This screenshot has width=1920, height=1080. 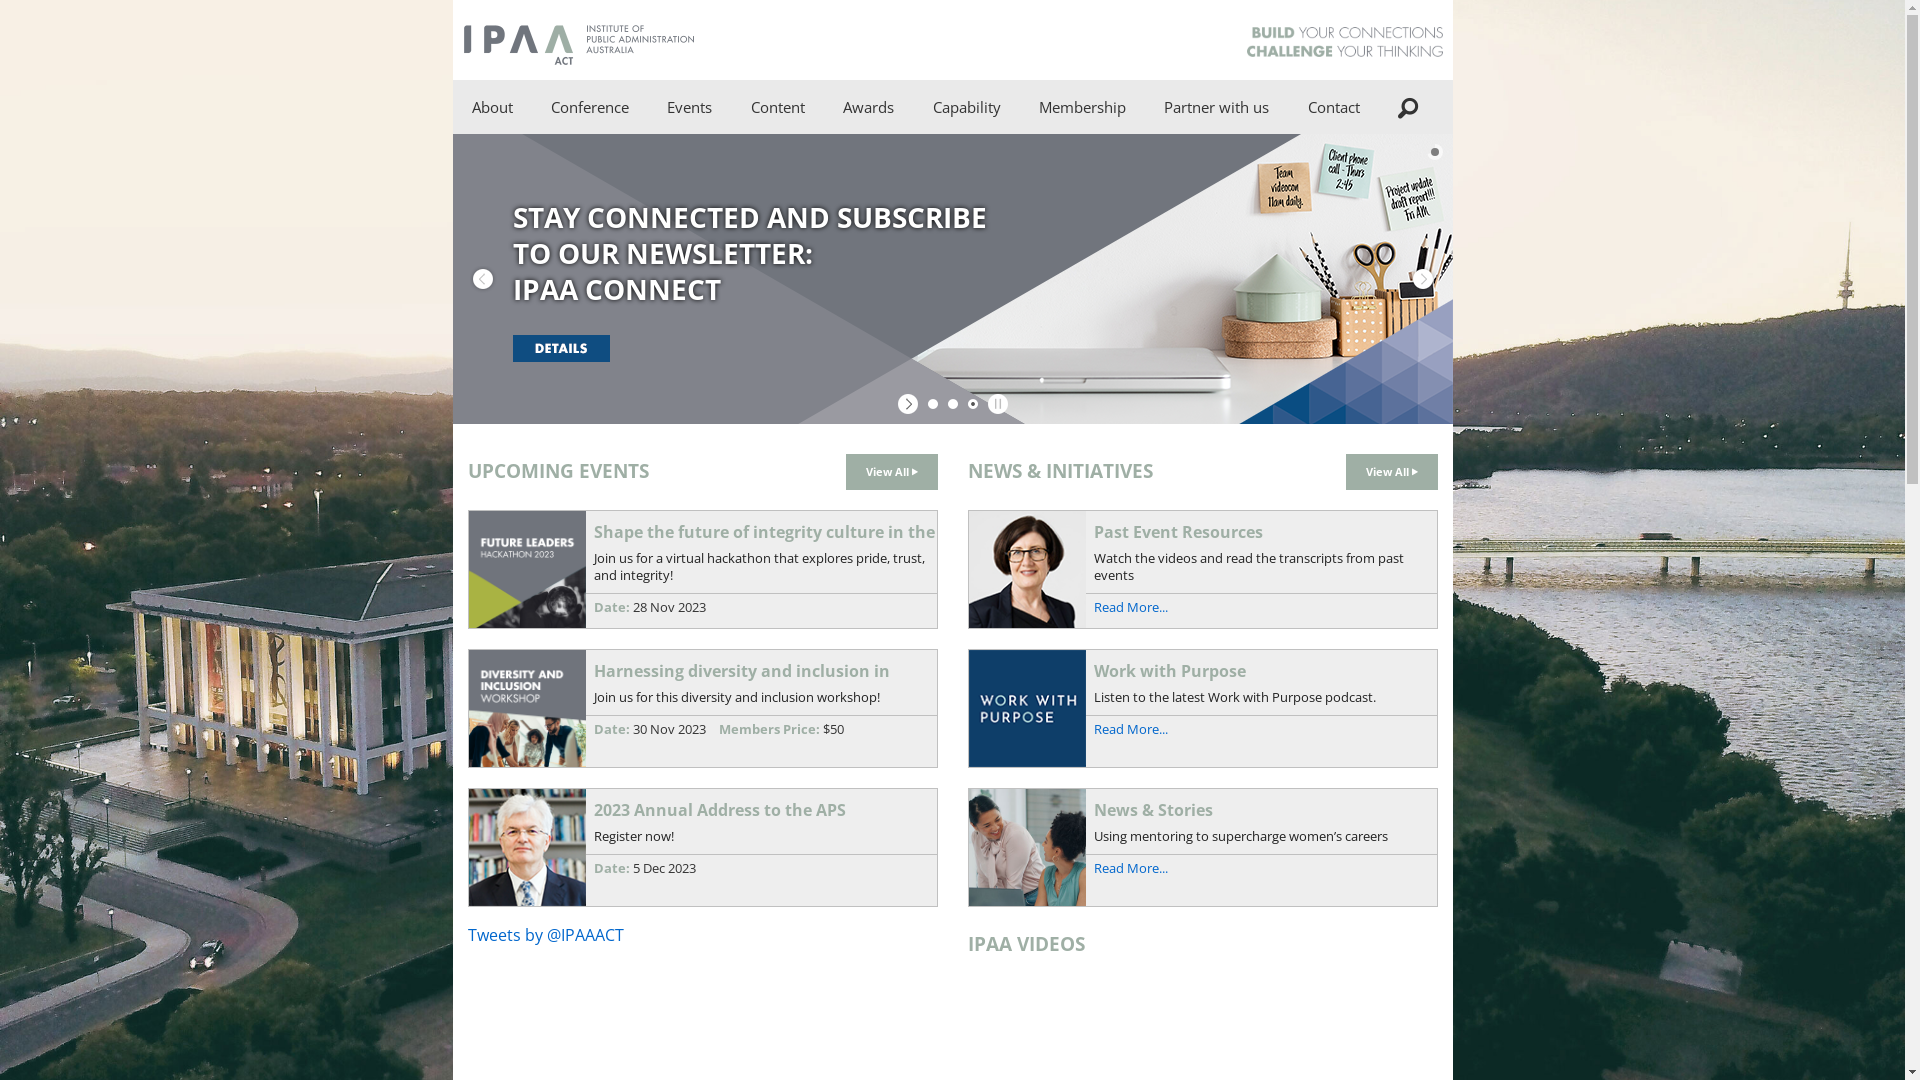 What do you see at coordinates (546, 934) in the screenshot?
I see `'Tweets by @IPAAACT'` at bounding box center [546, 934].